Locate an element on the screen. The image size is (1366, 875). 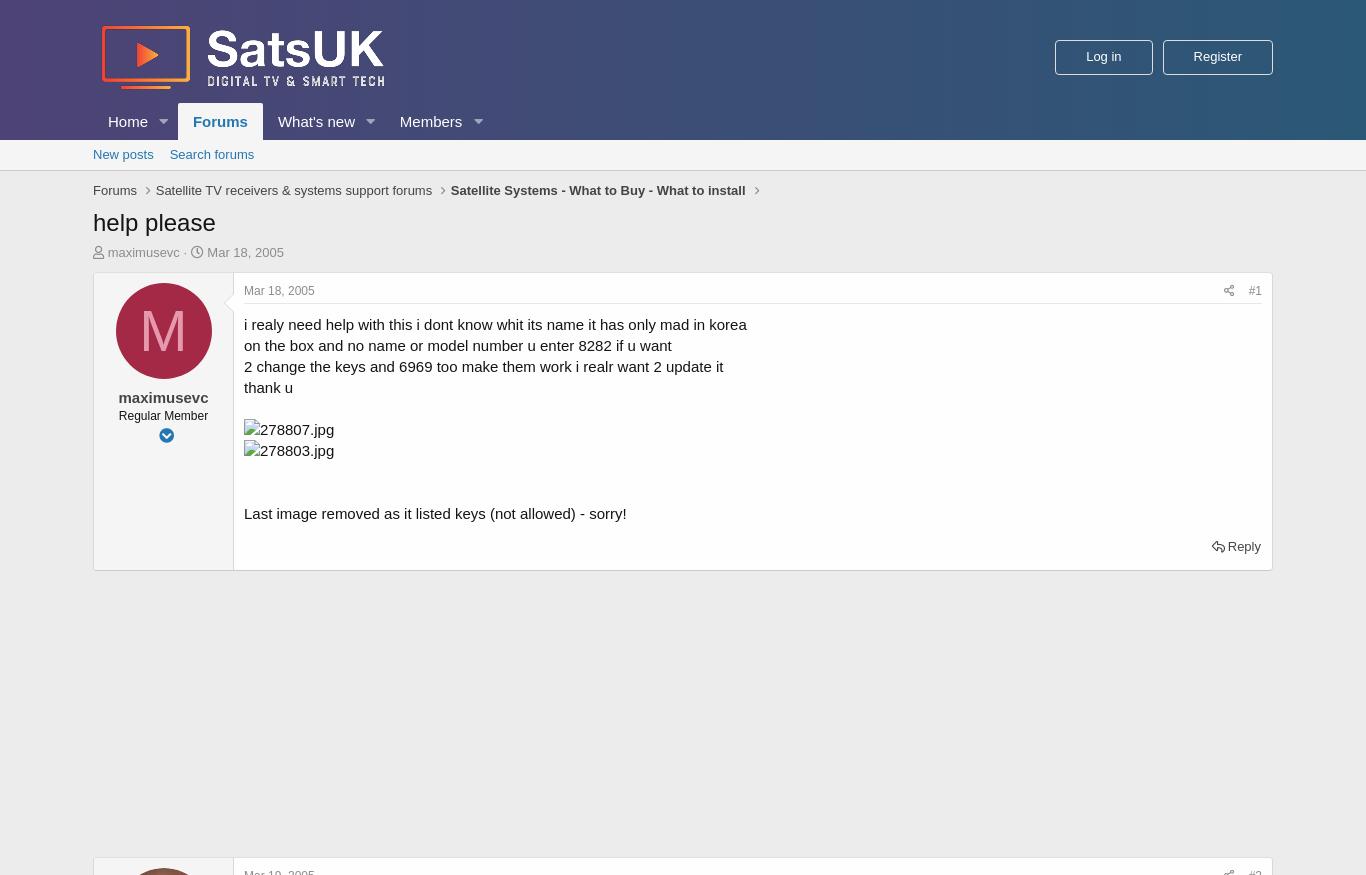
'#1' is located at coordinates (1253, 290).